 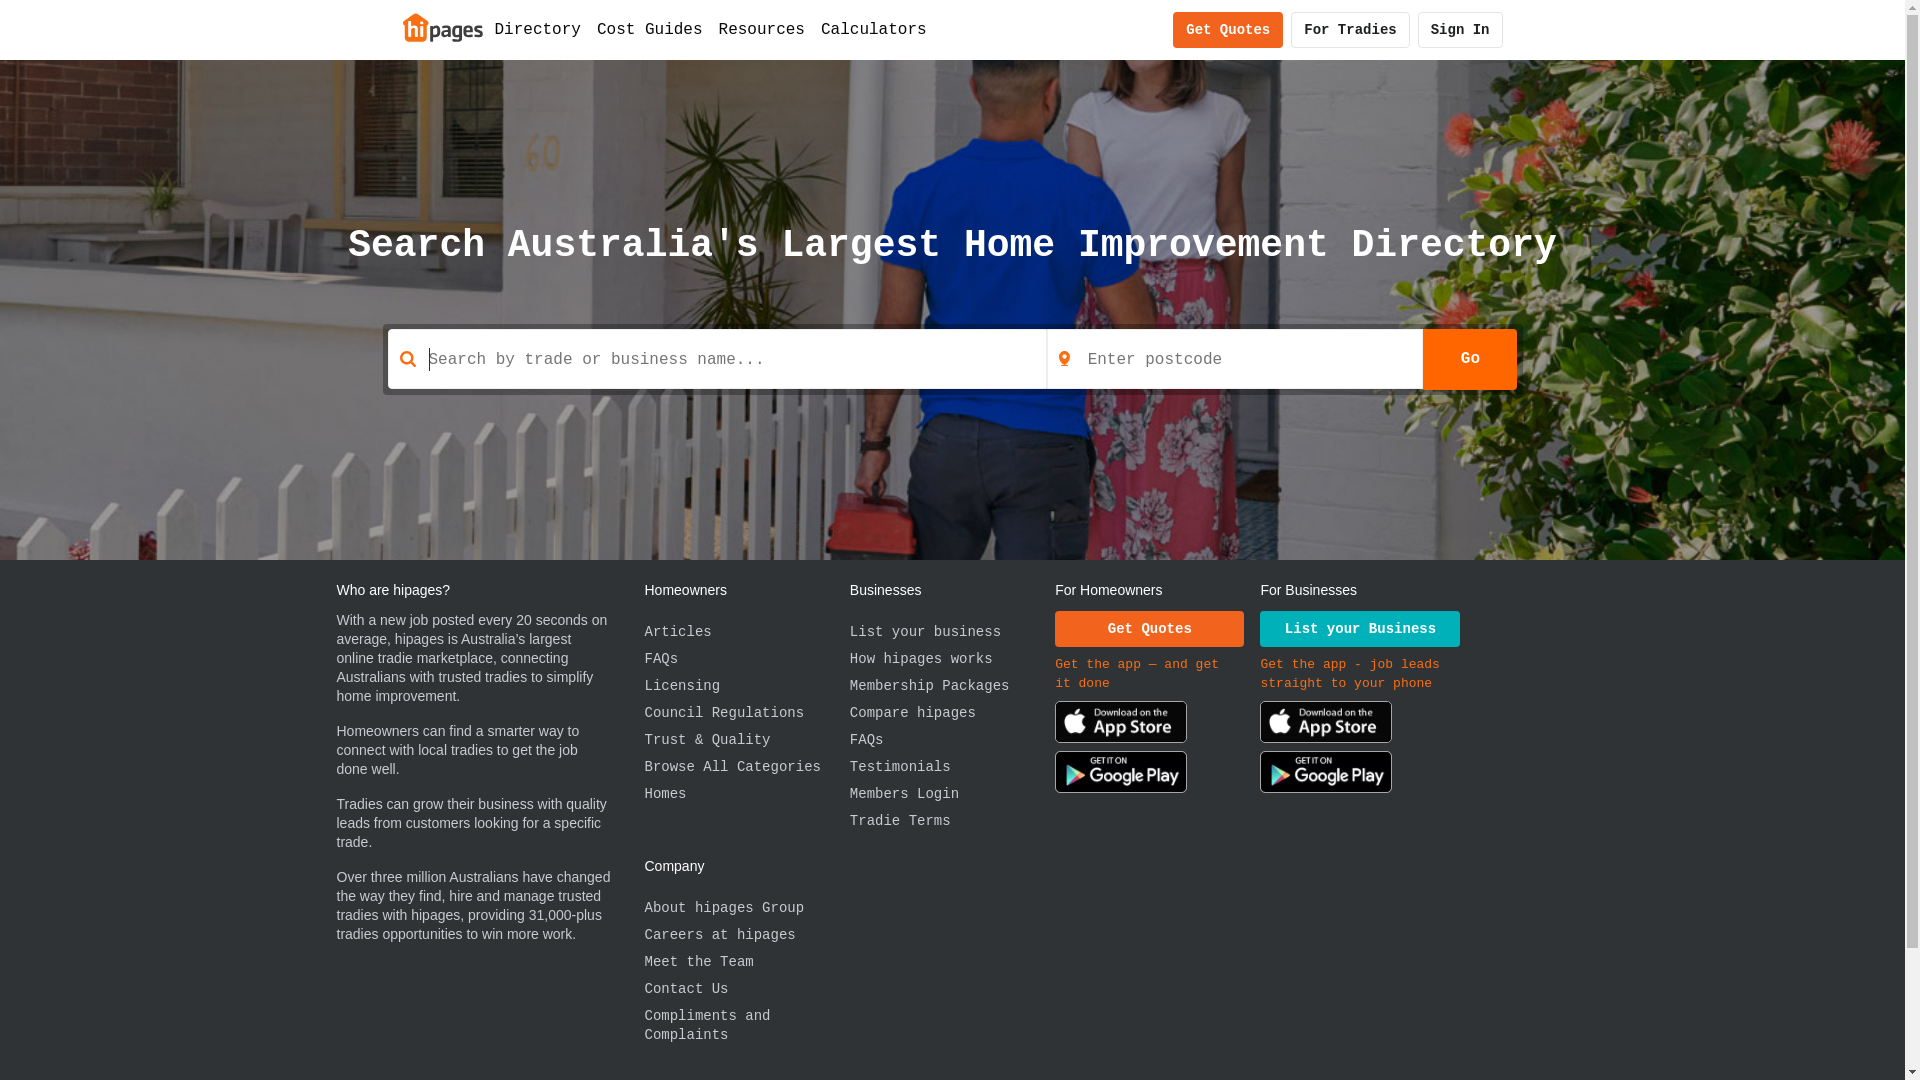 What do you see at coordinates (1349, 30) in the screenshot?
I see `'For Tradies'` at bounding box center [1349, 30].